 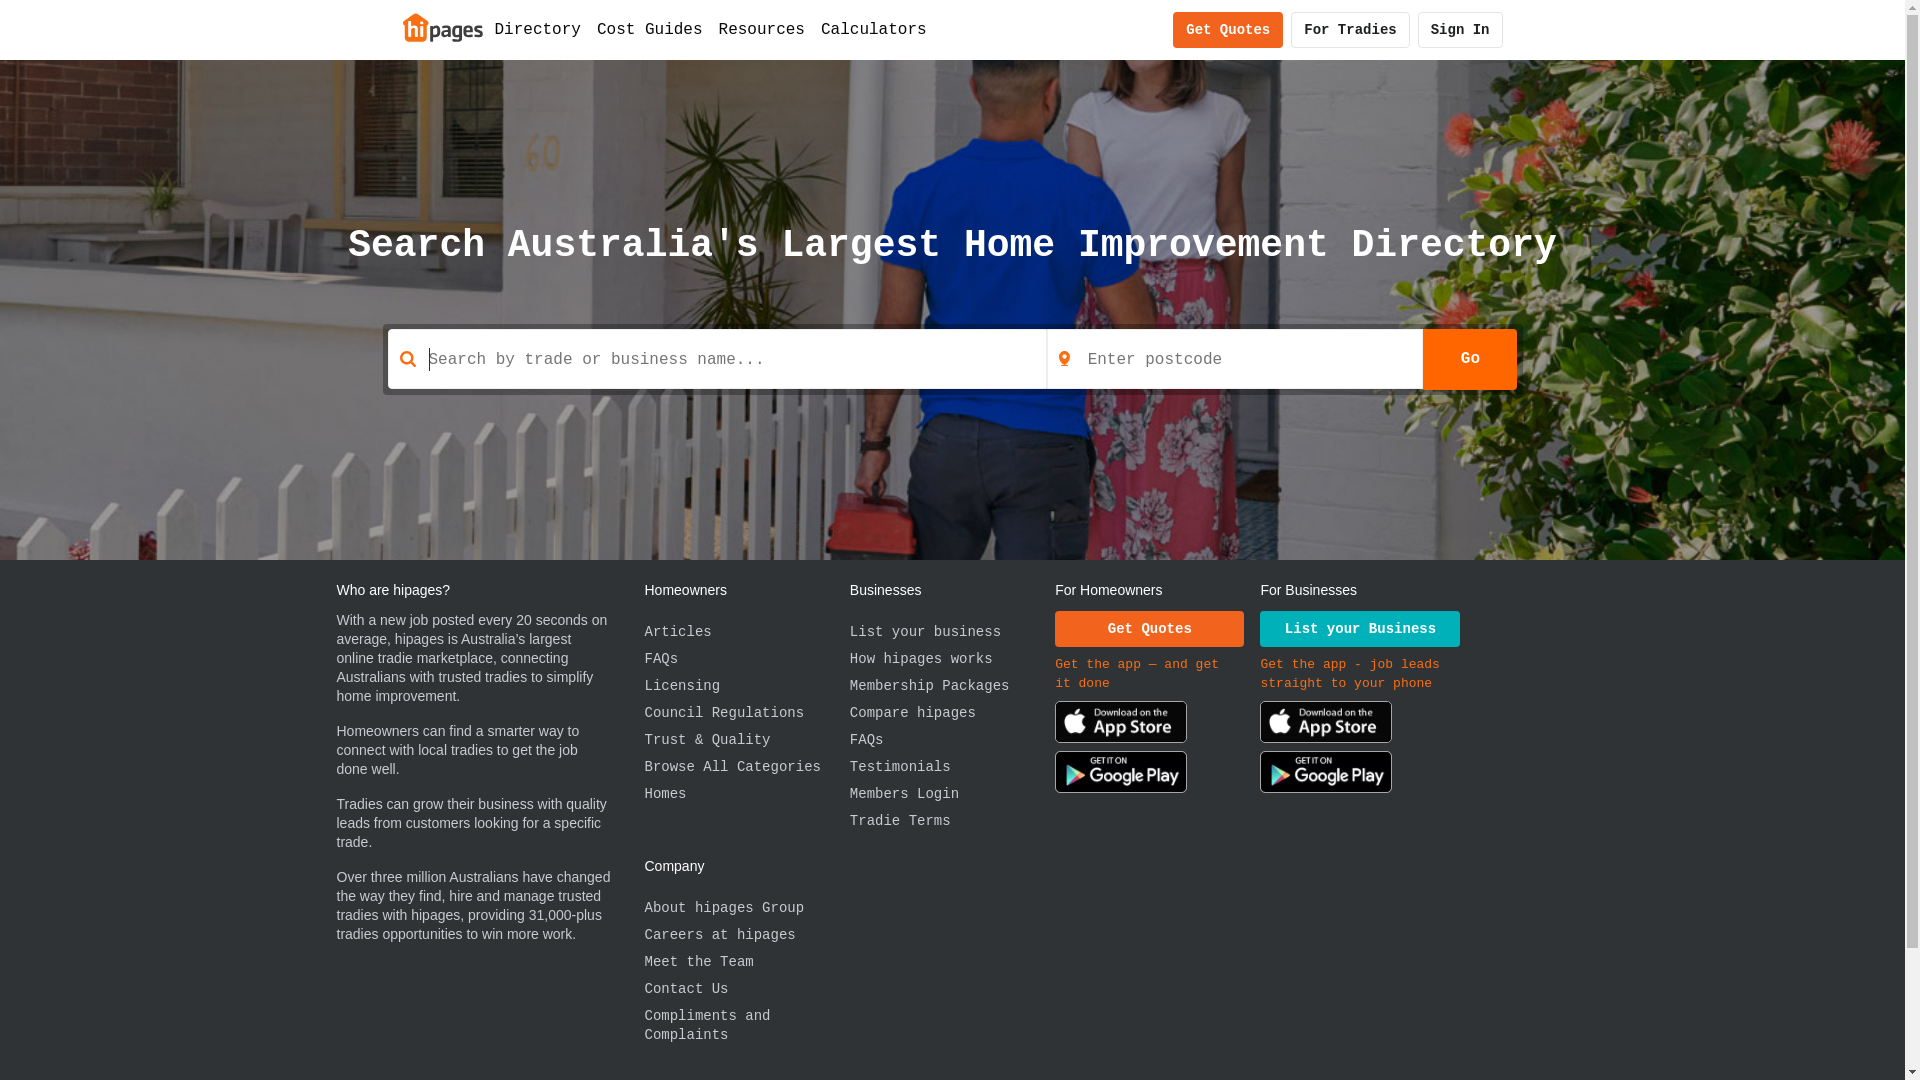 What do you see at coordinates (1349, 30) in the screenshot?
I see `'For Tradies'` at bounding box center [1349, 30].